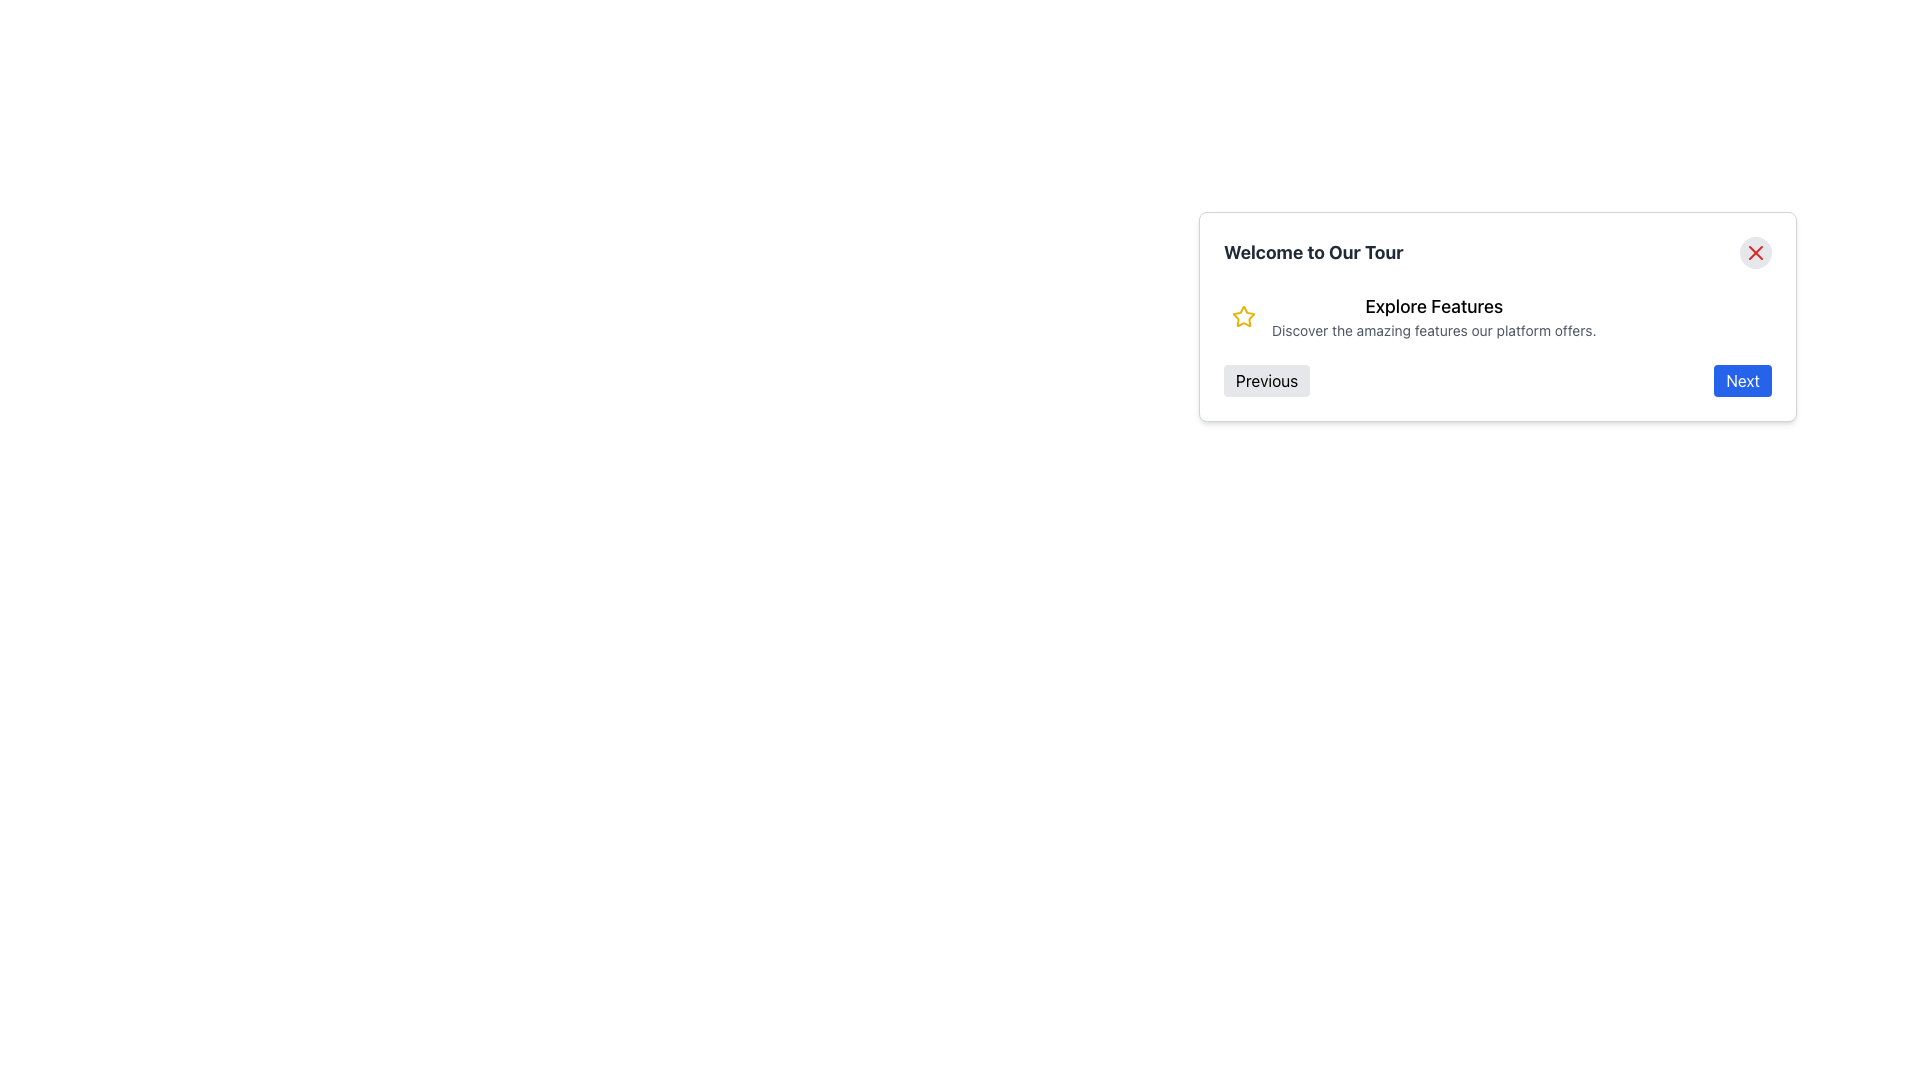 The image size is (1920, 1080). Describe the element at coordinates (1242, 315) in the screenshot. I see `the icon located on the left side of the section titled 'Explore Features', which emphasizes the feature description above the 'Previous' and 'Next' buttons` at that location.